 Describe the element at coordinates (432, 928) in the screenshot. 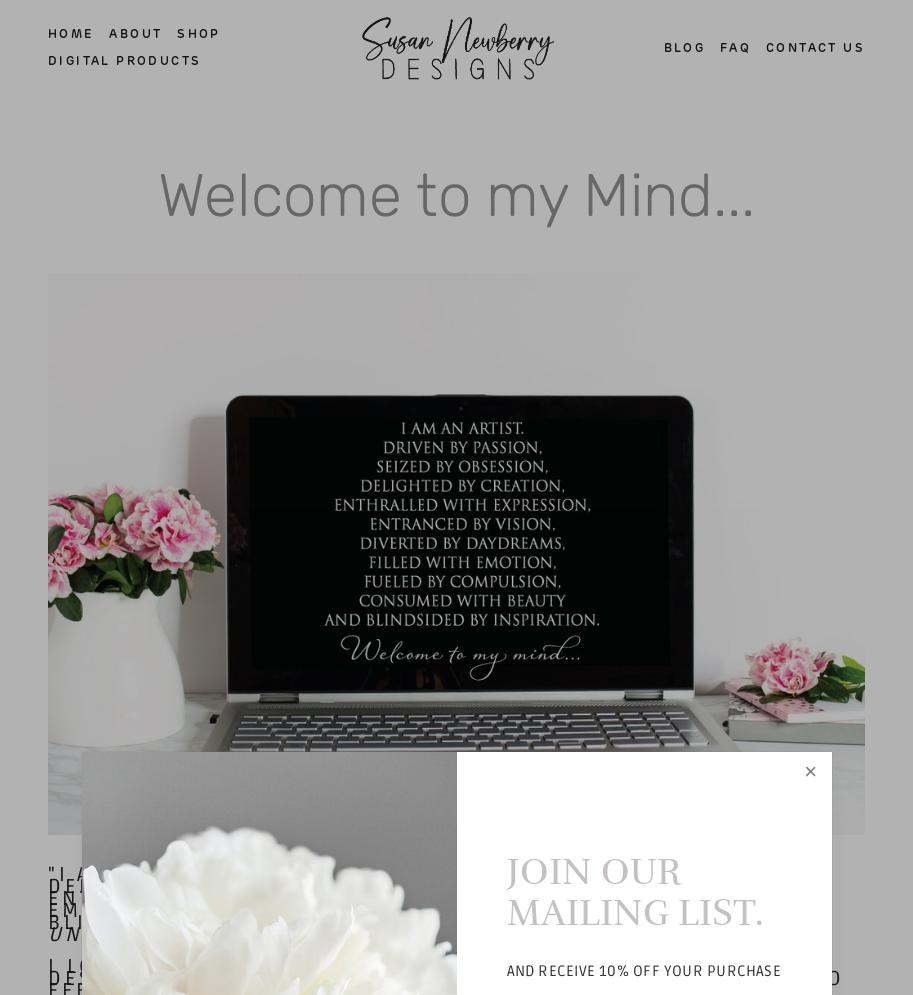

I see `'author unknown'` at that location.